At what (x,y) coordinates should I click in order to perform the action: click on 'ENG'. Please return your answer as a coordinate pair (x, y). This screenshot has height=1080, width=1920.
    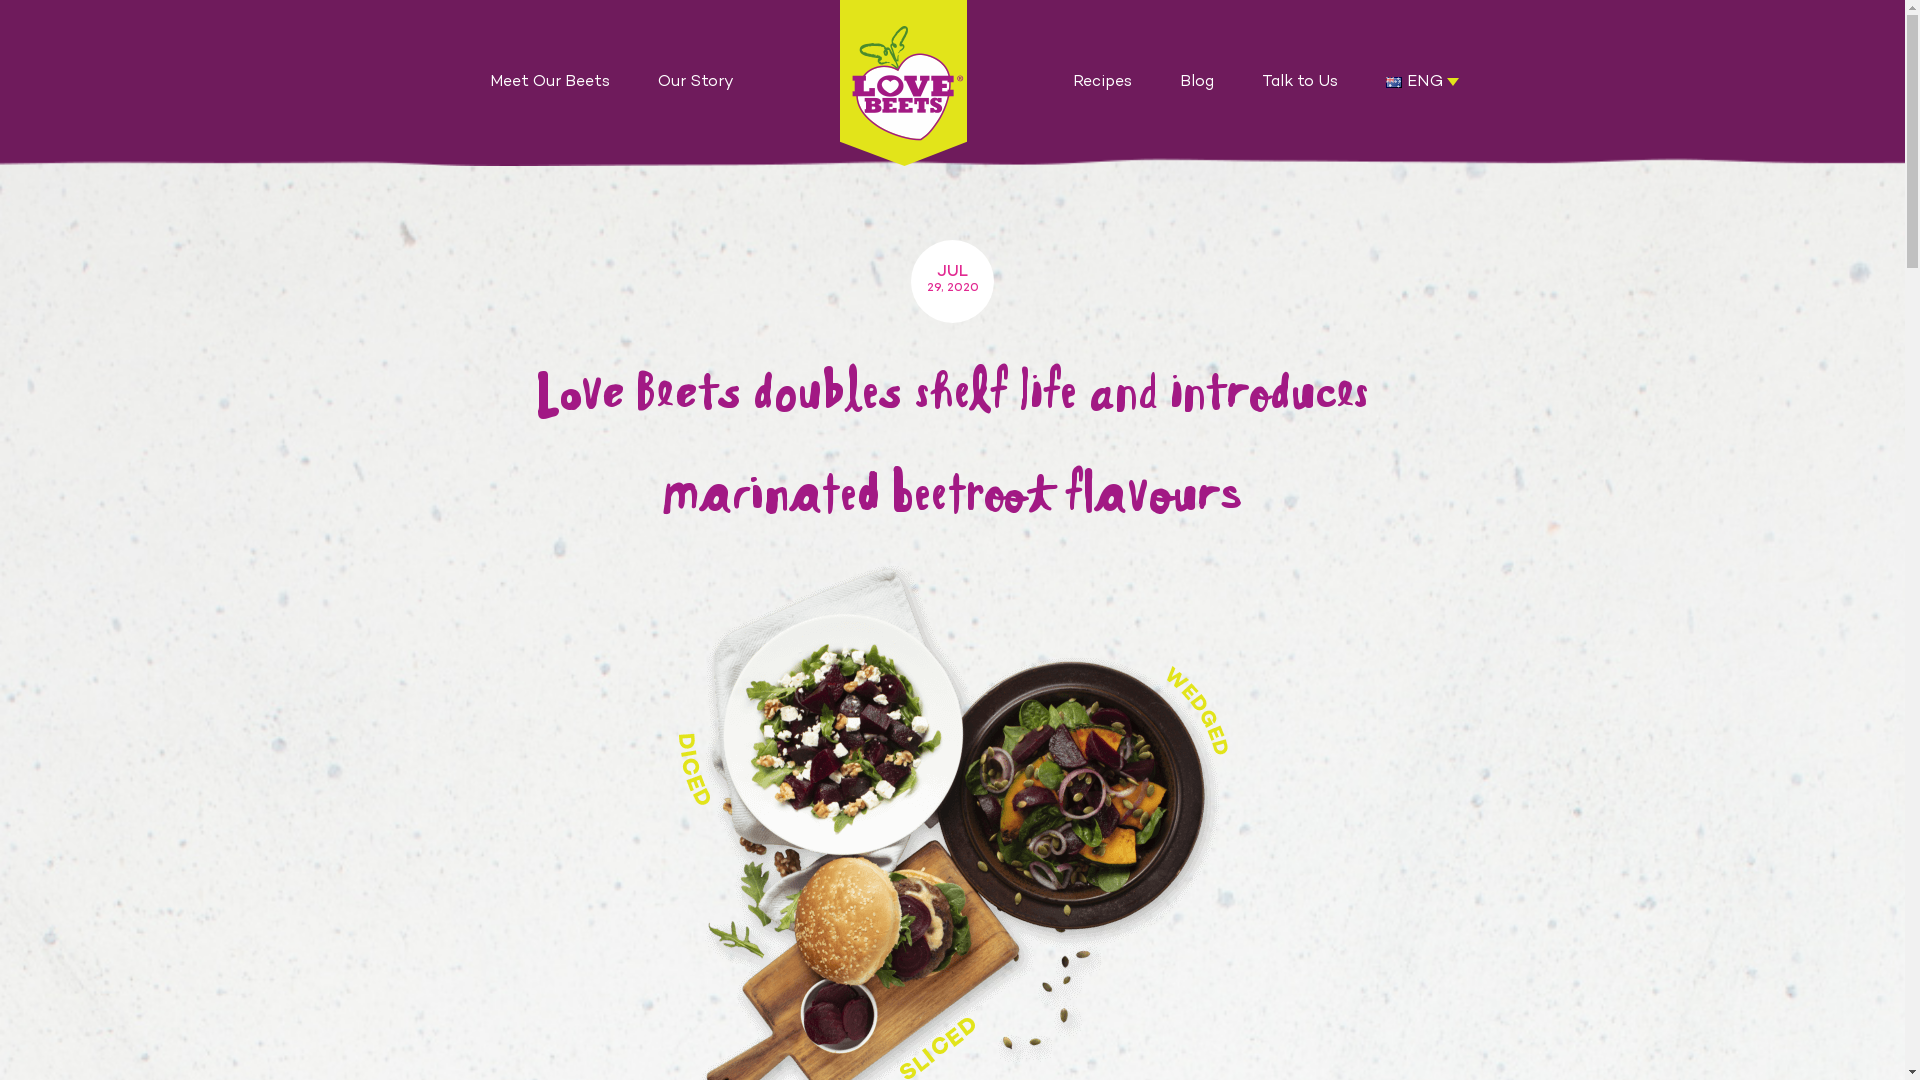
    Looking at the image, I should click on (1421, 82).